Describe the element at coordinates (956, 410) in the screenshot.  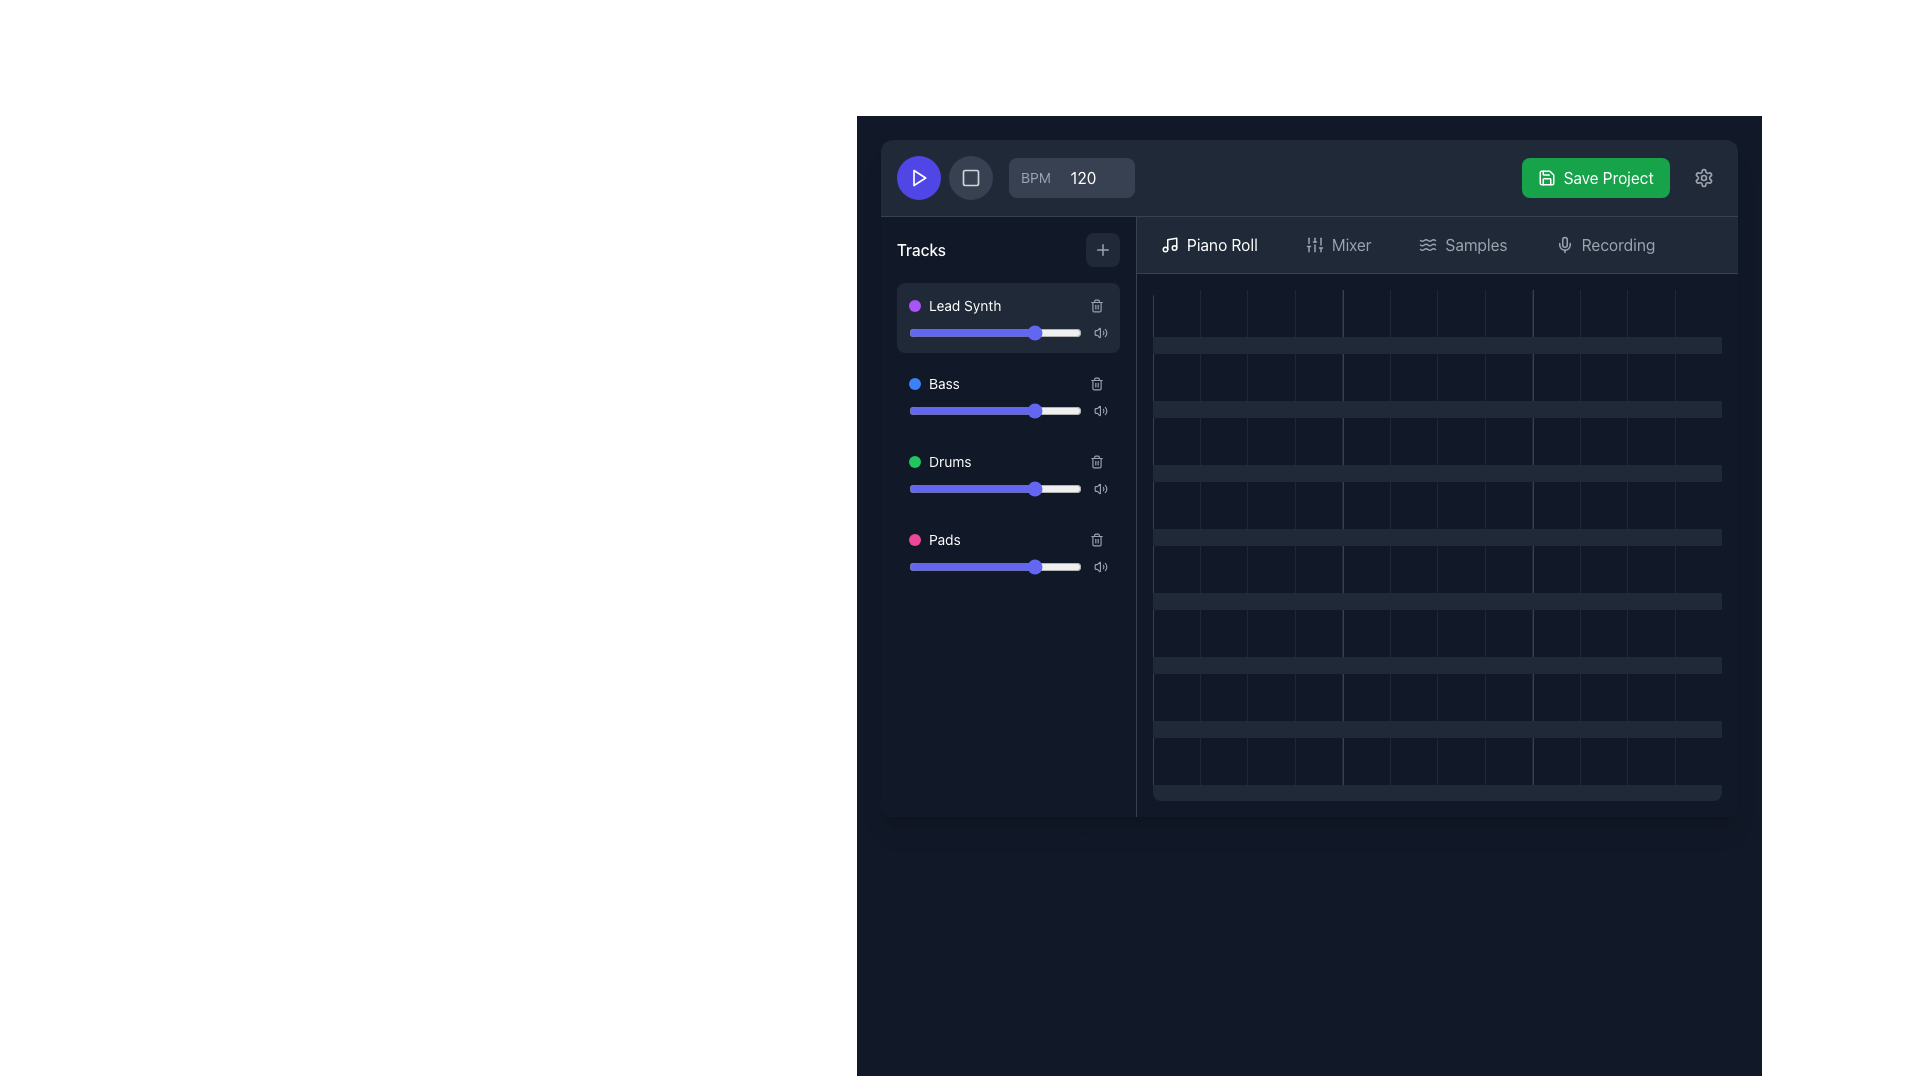
I see `the bass level` at that location.